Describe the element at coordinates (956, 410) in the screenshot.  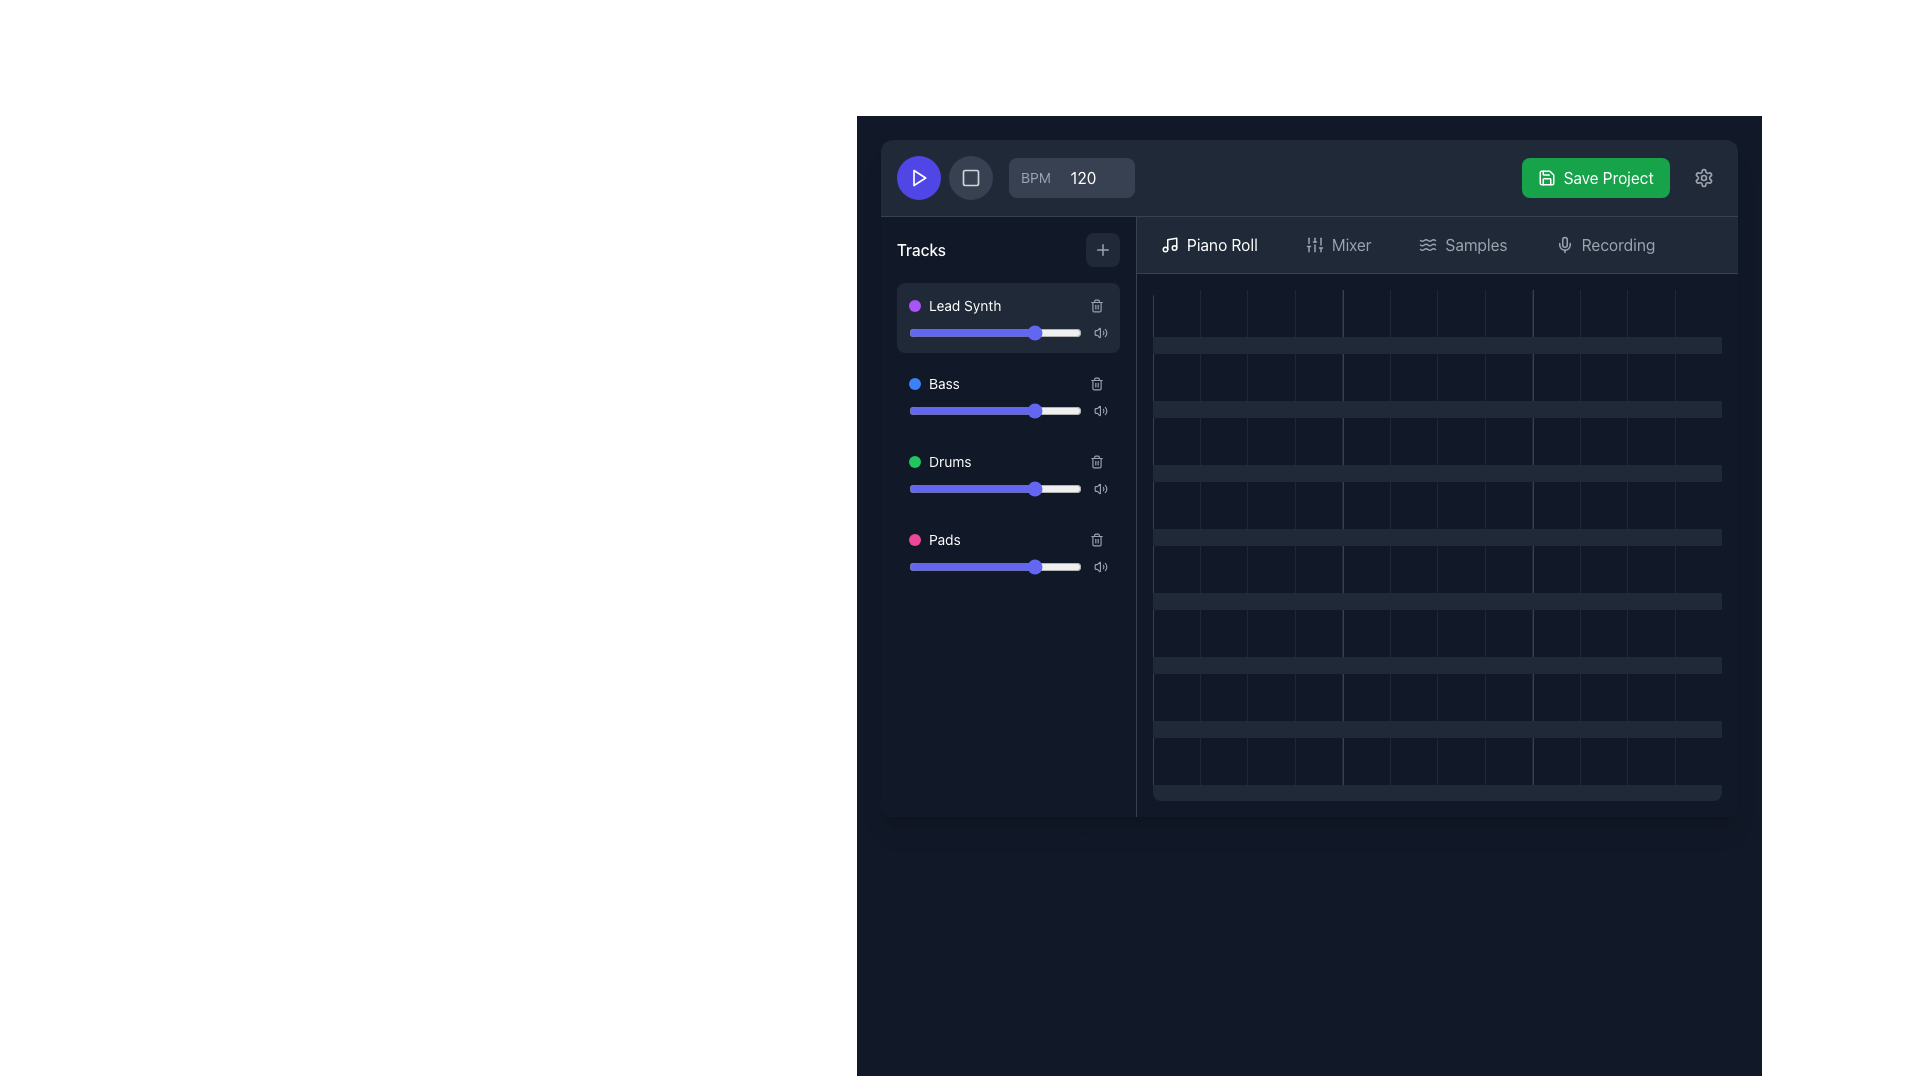
I see `the bass level` at that location.